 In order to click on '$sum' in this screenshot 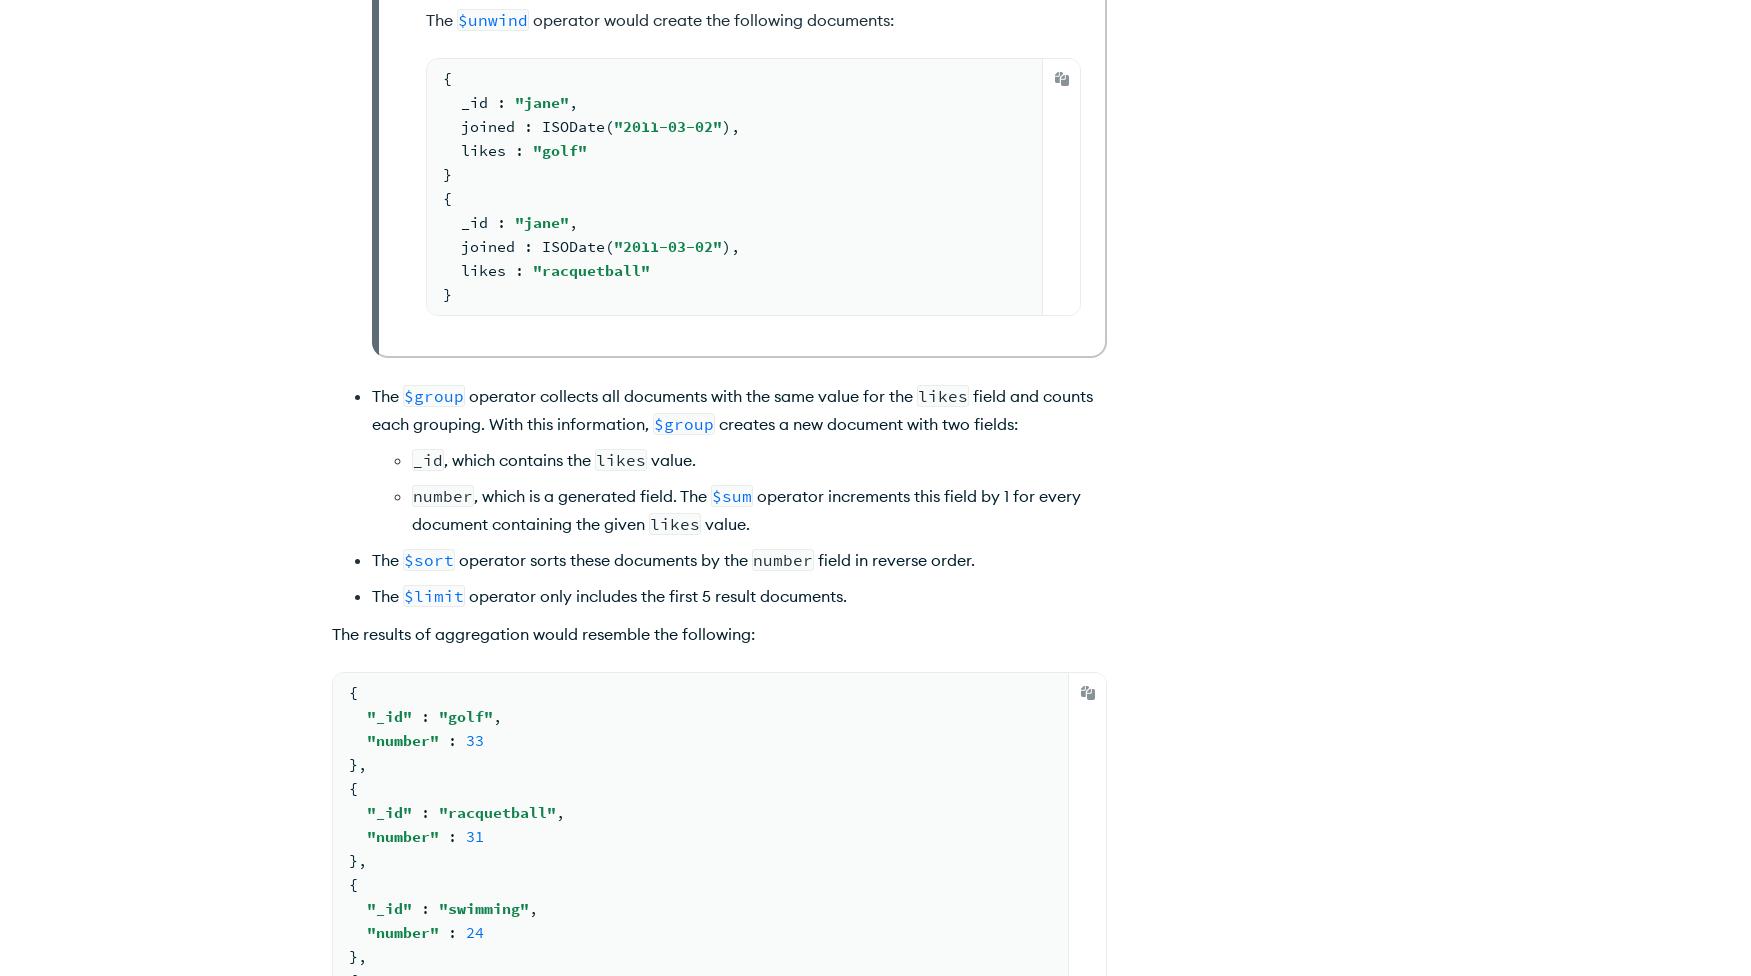, I will do `click(731, 496)`.